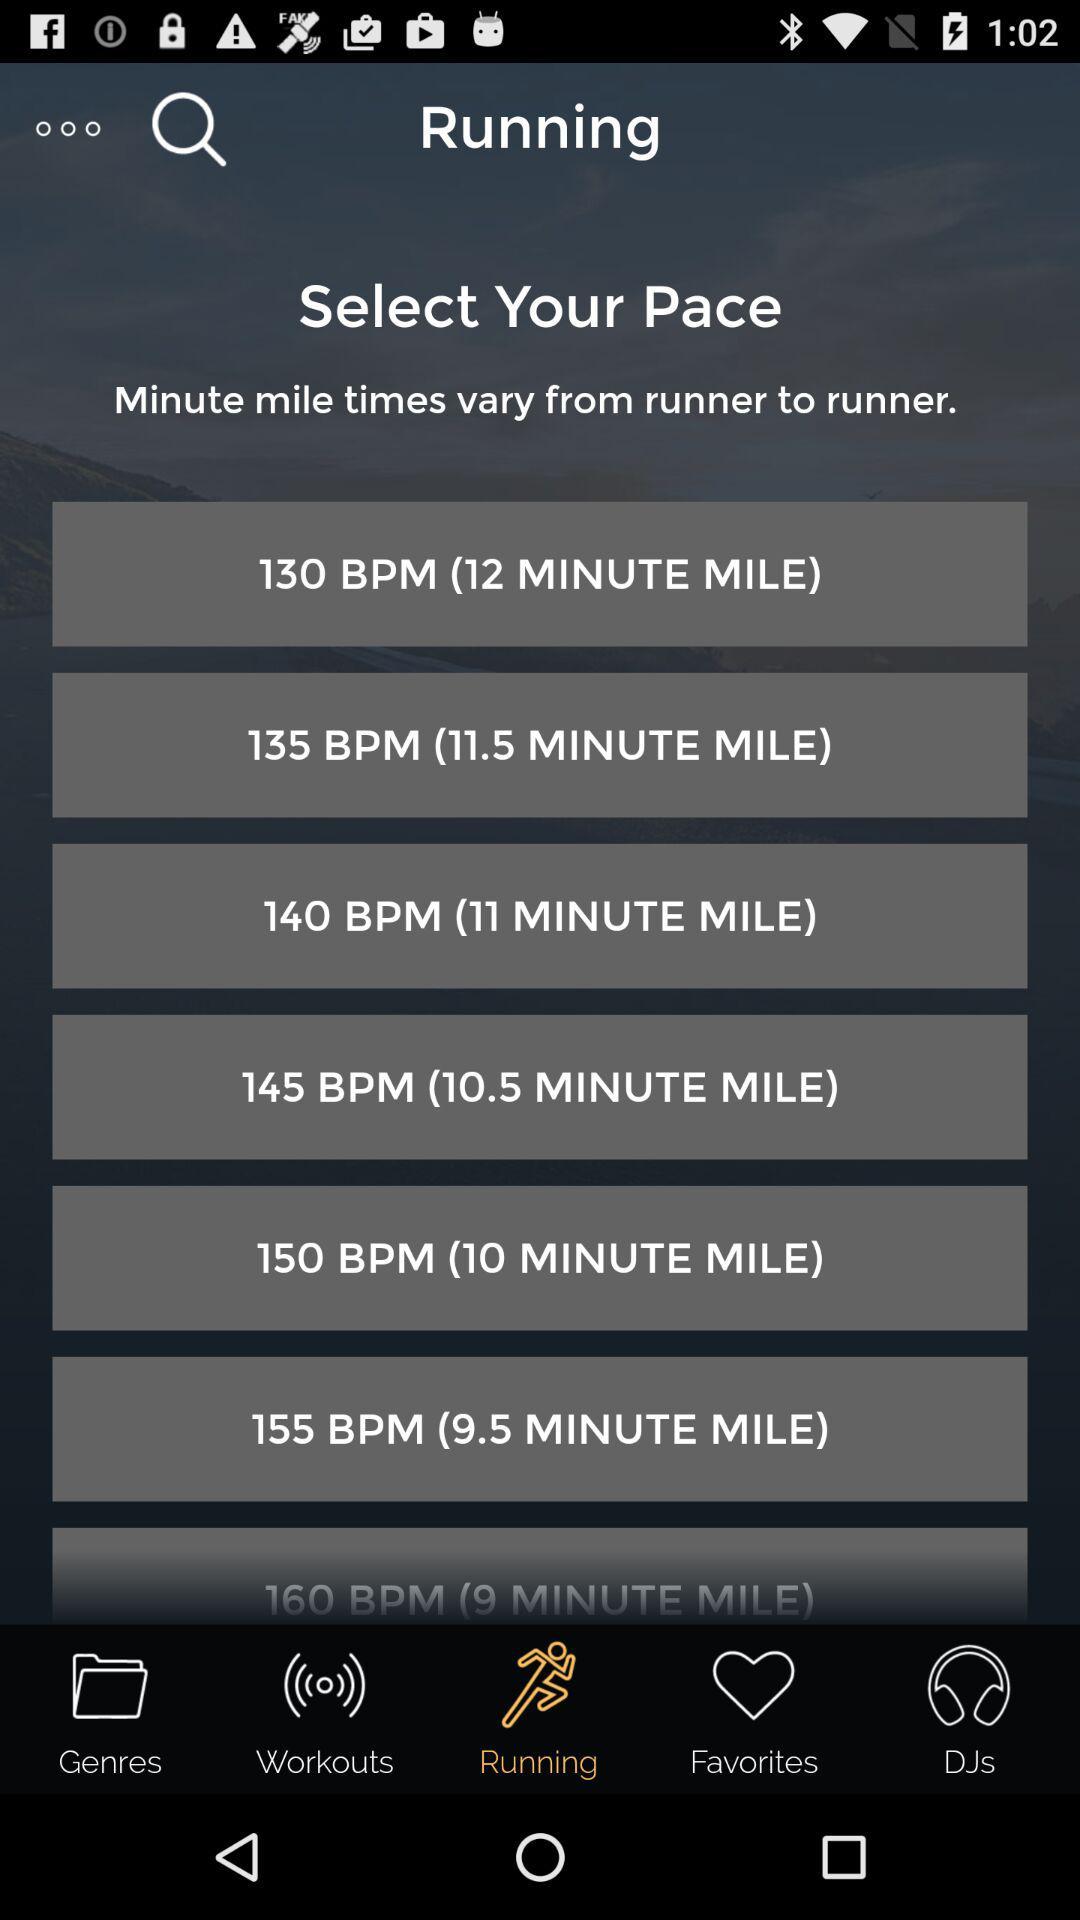 This screenshot has width=1080, height=1920. Describe the element at coordinates (540, 573) in the screenshot. I see `the 130 bpm 12` at that location.